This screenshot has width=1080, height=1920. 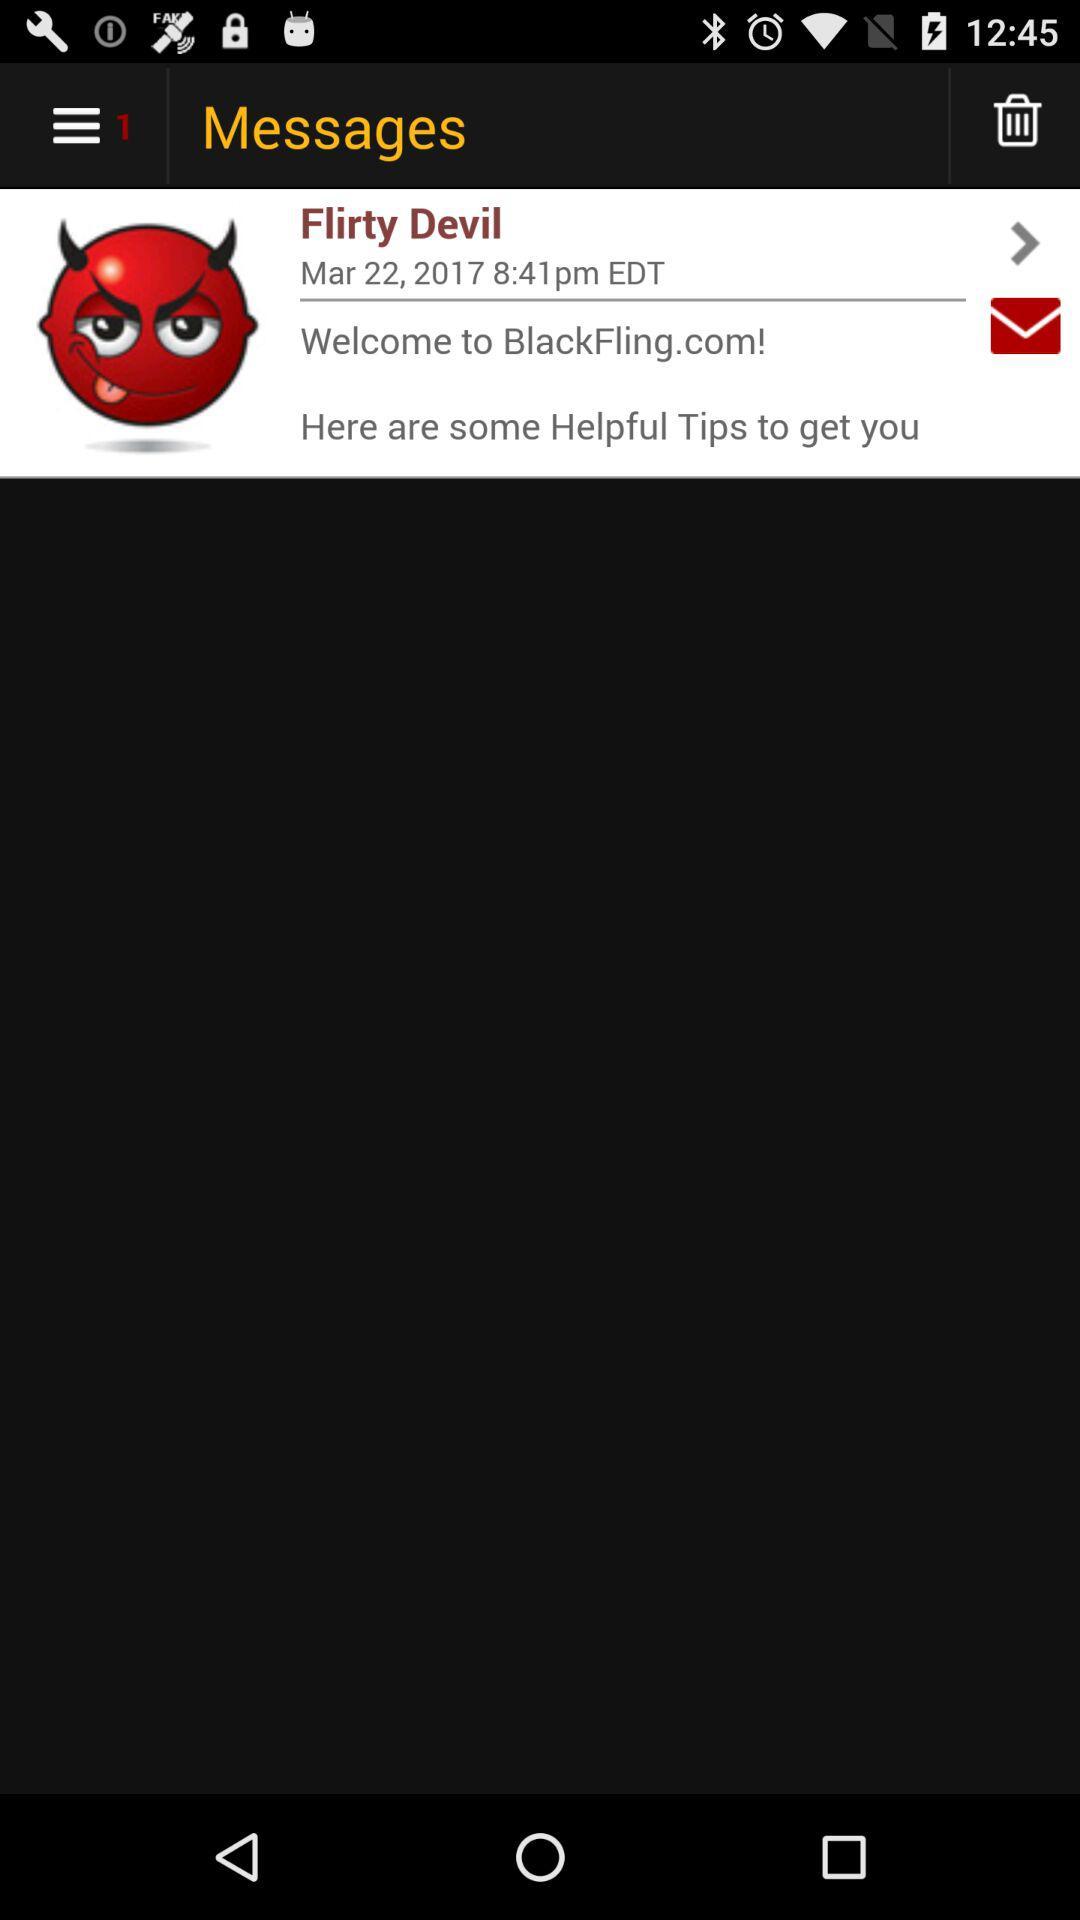 What do you see at coordinates (632, 270) in the screenshot?
I see `the app below flirty devil item` at bounding box center [632, 270].